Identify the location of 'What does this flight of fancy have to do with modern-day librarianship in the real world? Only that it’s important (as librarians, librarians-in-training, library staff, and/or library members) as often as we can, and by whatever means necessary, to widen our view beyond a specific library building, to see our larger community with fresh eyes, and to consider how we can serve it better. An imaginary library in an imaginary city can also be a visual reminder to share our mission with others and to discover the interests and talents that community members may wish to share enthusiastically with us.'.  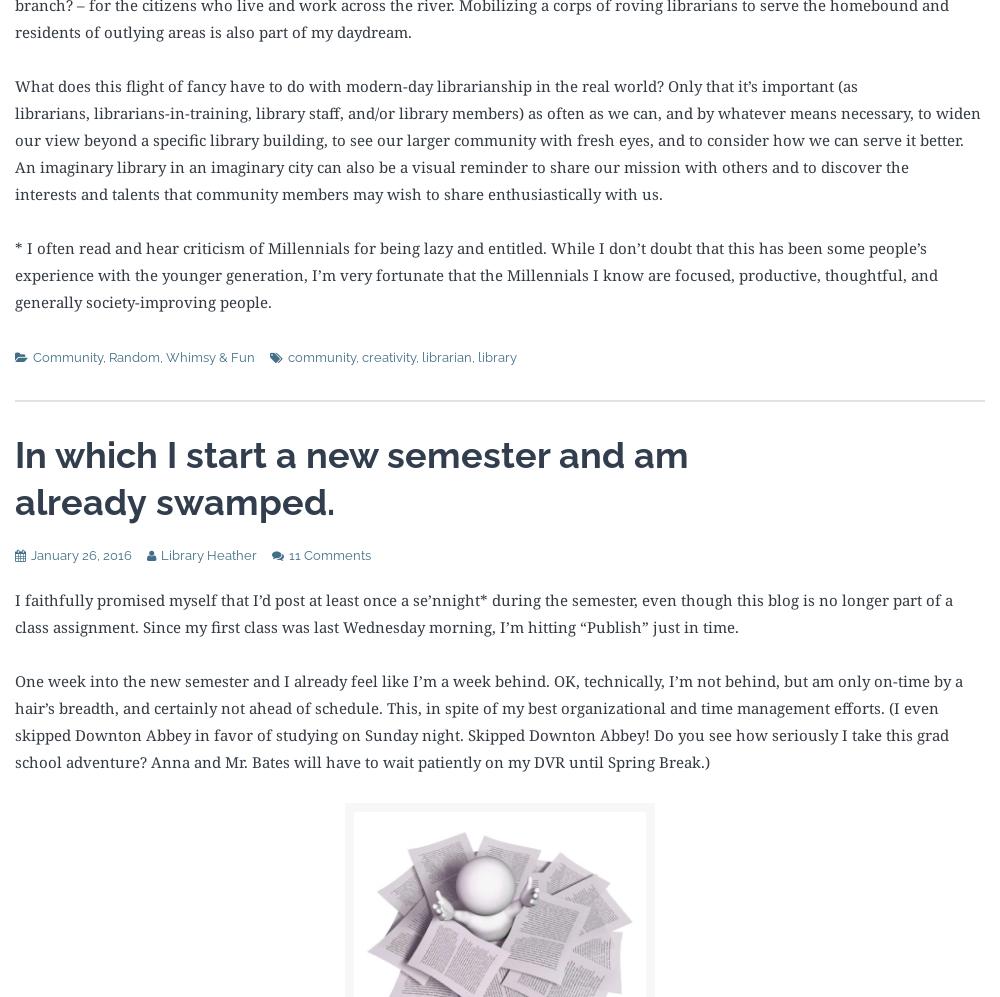
(497, 138).